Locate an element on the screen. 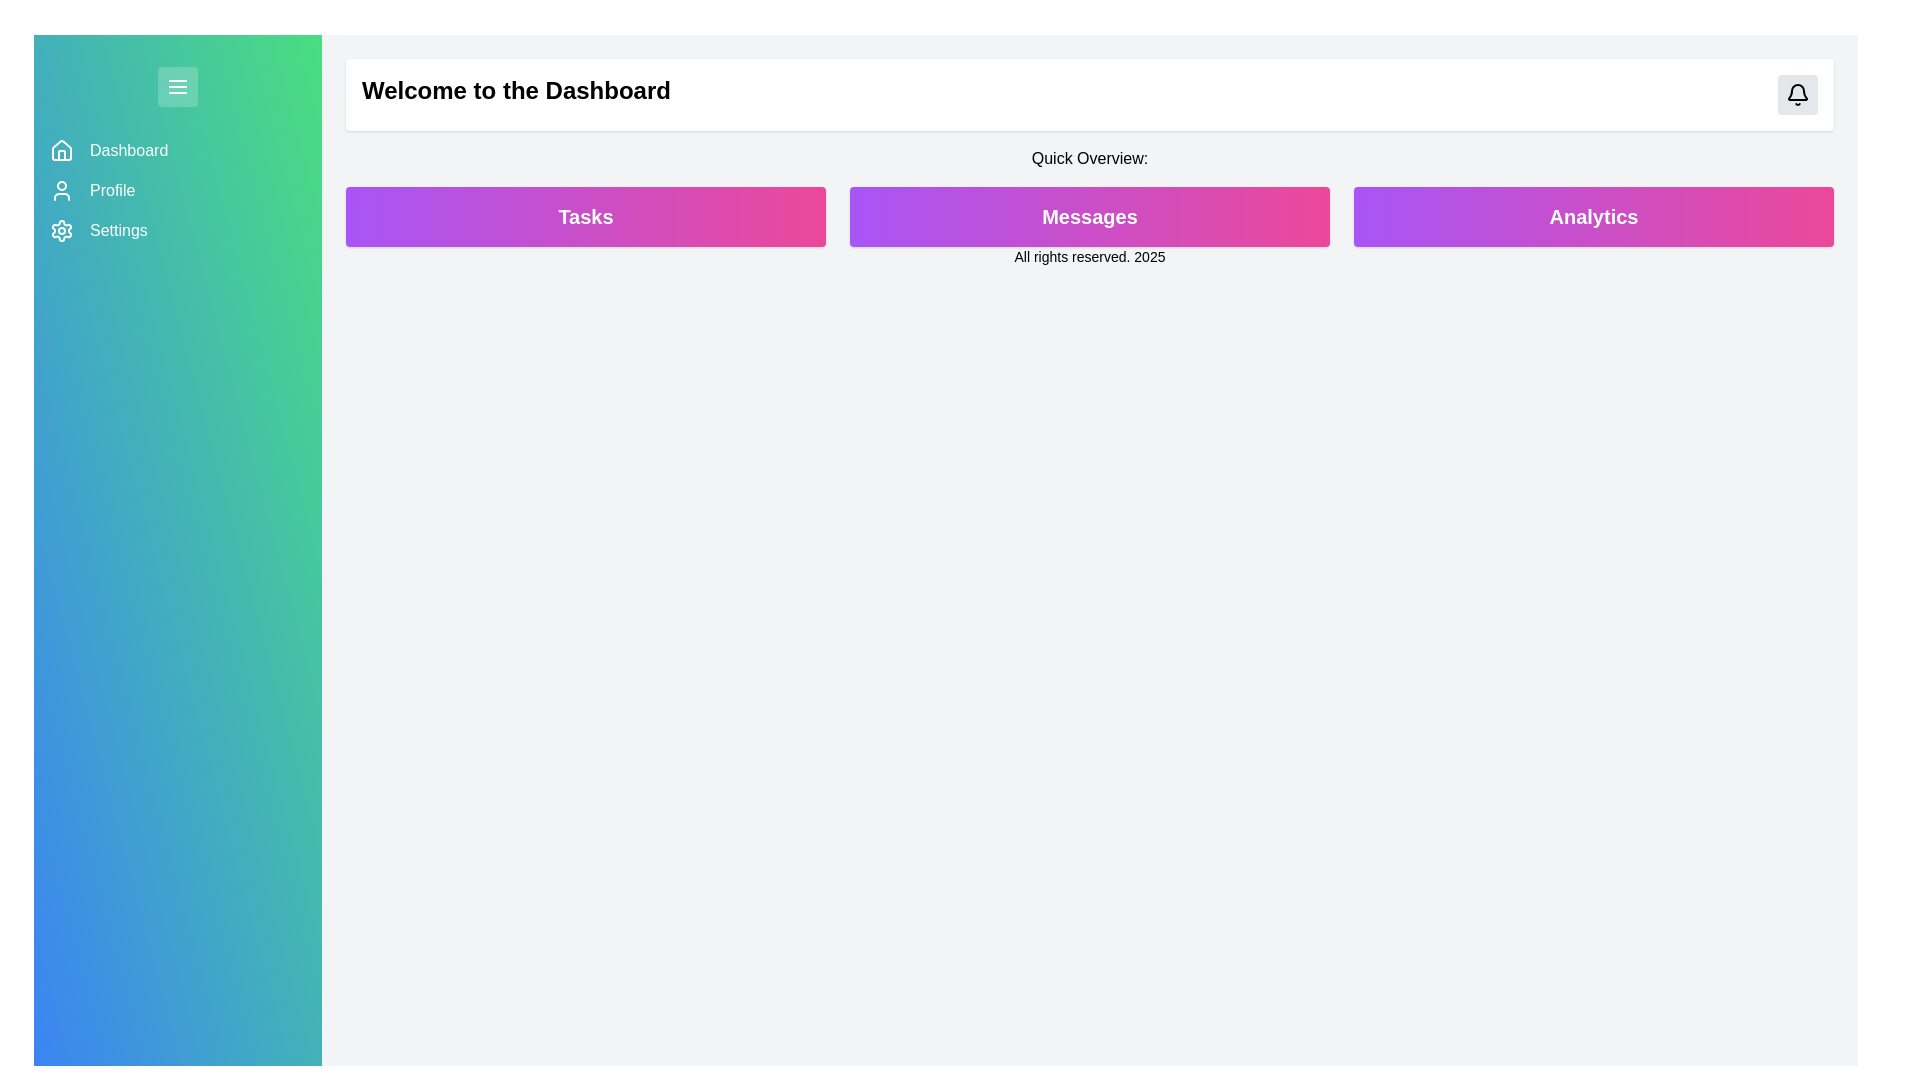 The height and width of the screenshot is (1080, 1920). the 'Messages' labeled section button is located at coordinates (1088, 216).